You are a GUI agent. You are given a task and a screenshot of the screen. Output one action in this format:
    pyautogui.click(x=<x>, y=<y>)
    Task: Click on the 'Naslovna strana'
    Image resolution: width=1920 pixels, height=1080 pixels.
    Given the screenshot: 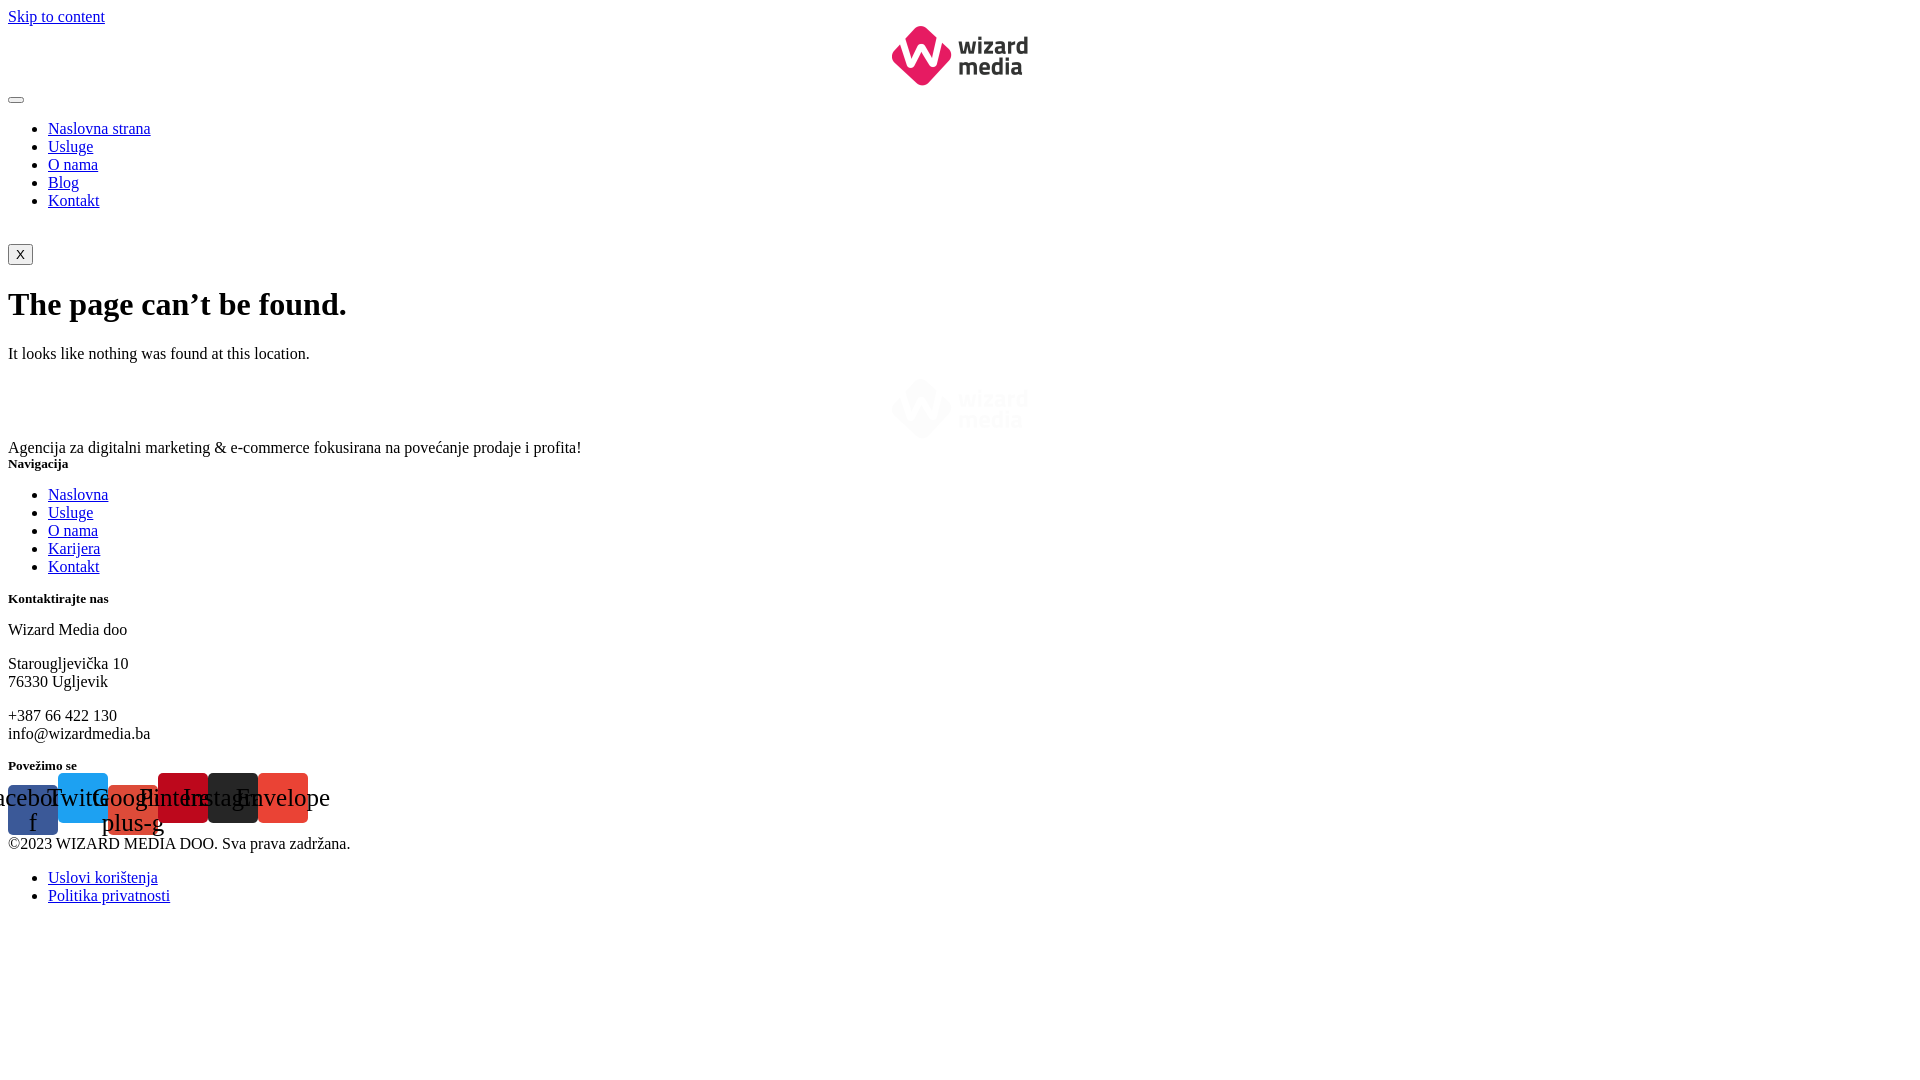 What is the action you would take?
    pyautogui.click(x=98, y=128)
    